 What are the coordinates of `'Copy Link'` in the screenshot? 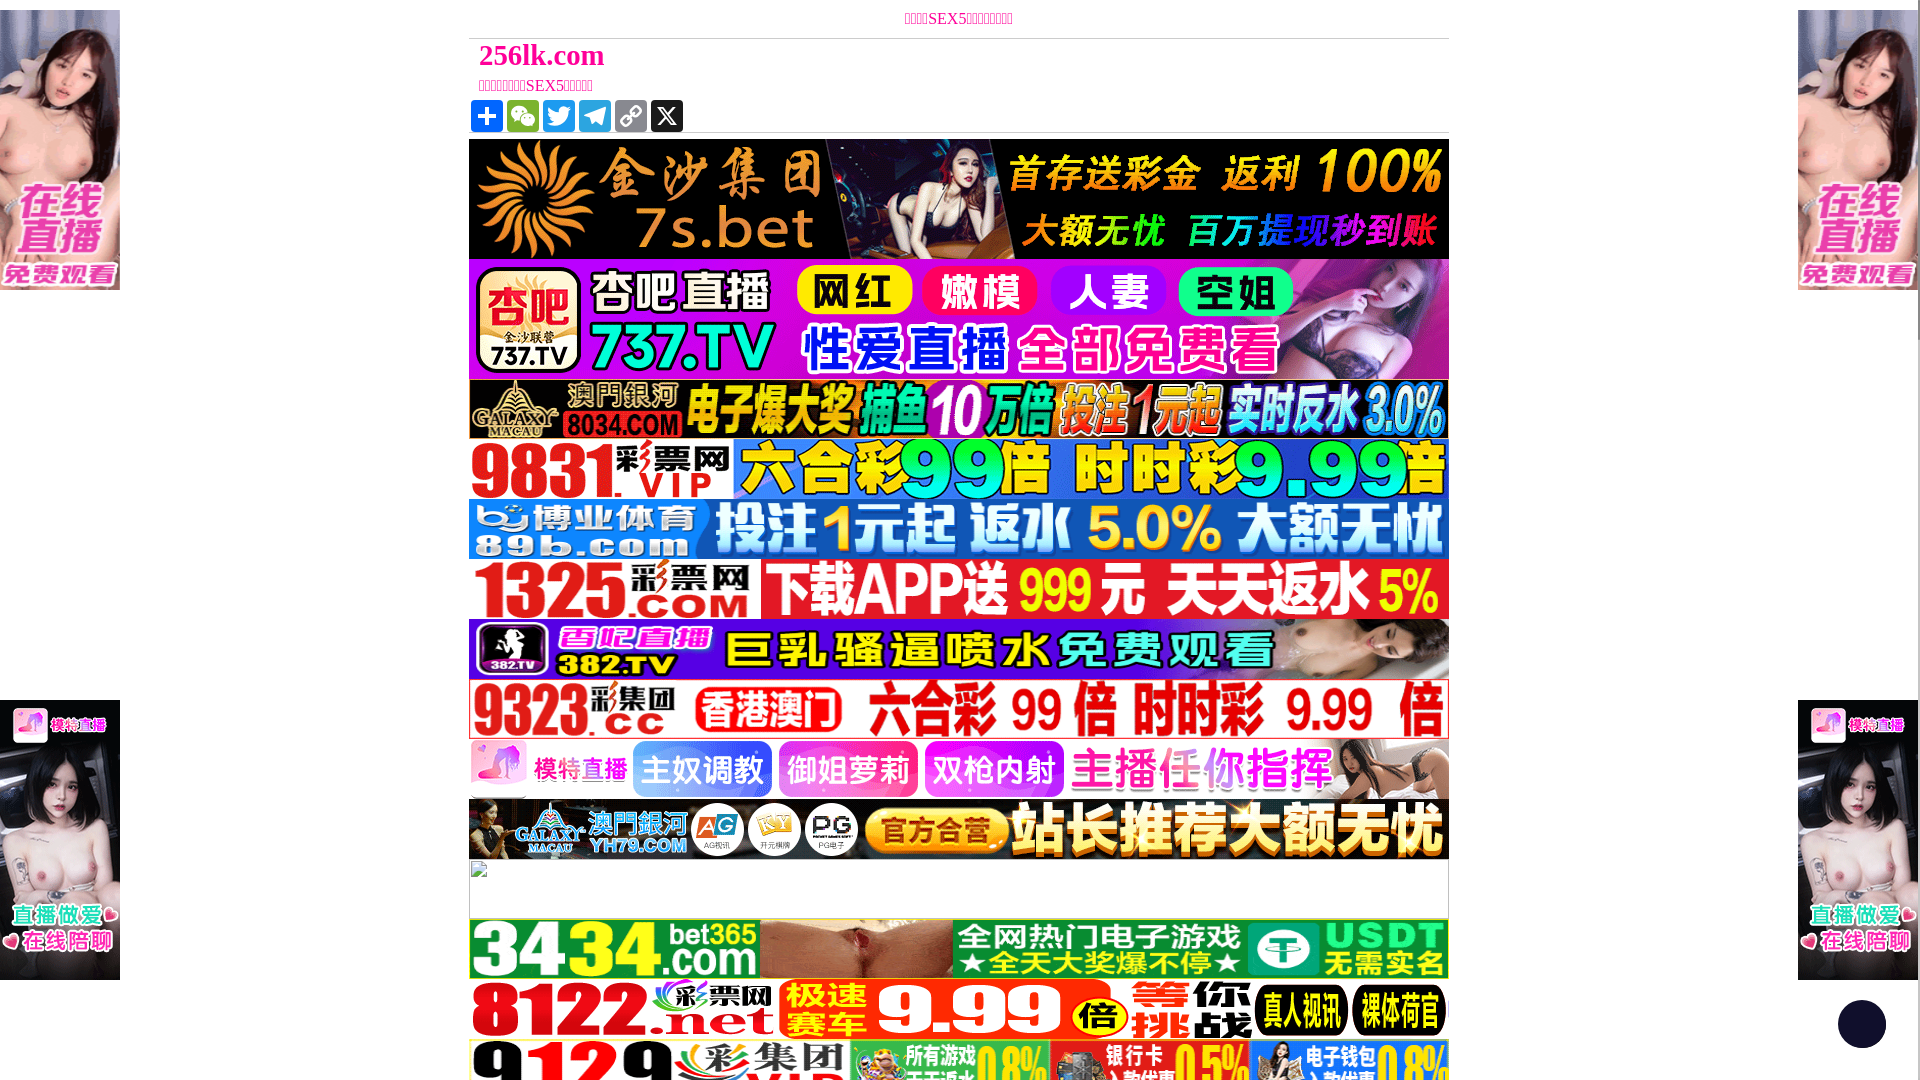 It's located at (629, 115).